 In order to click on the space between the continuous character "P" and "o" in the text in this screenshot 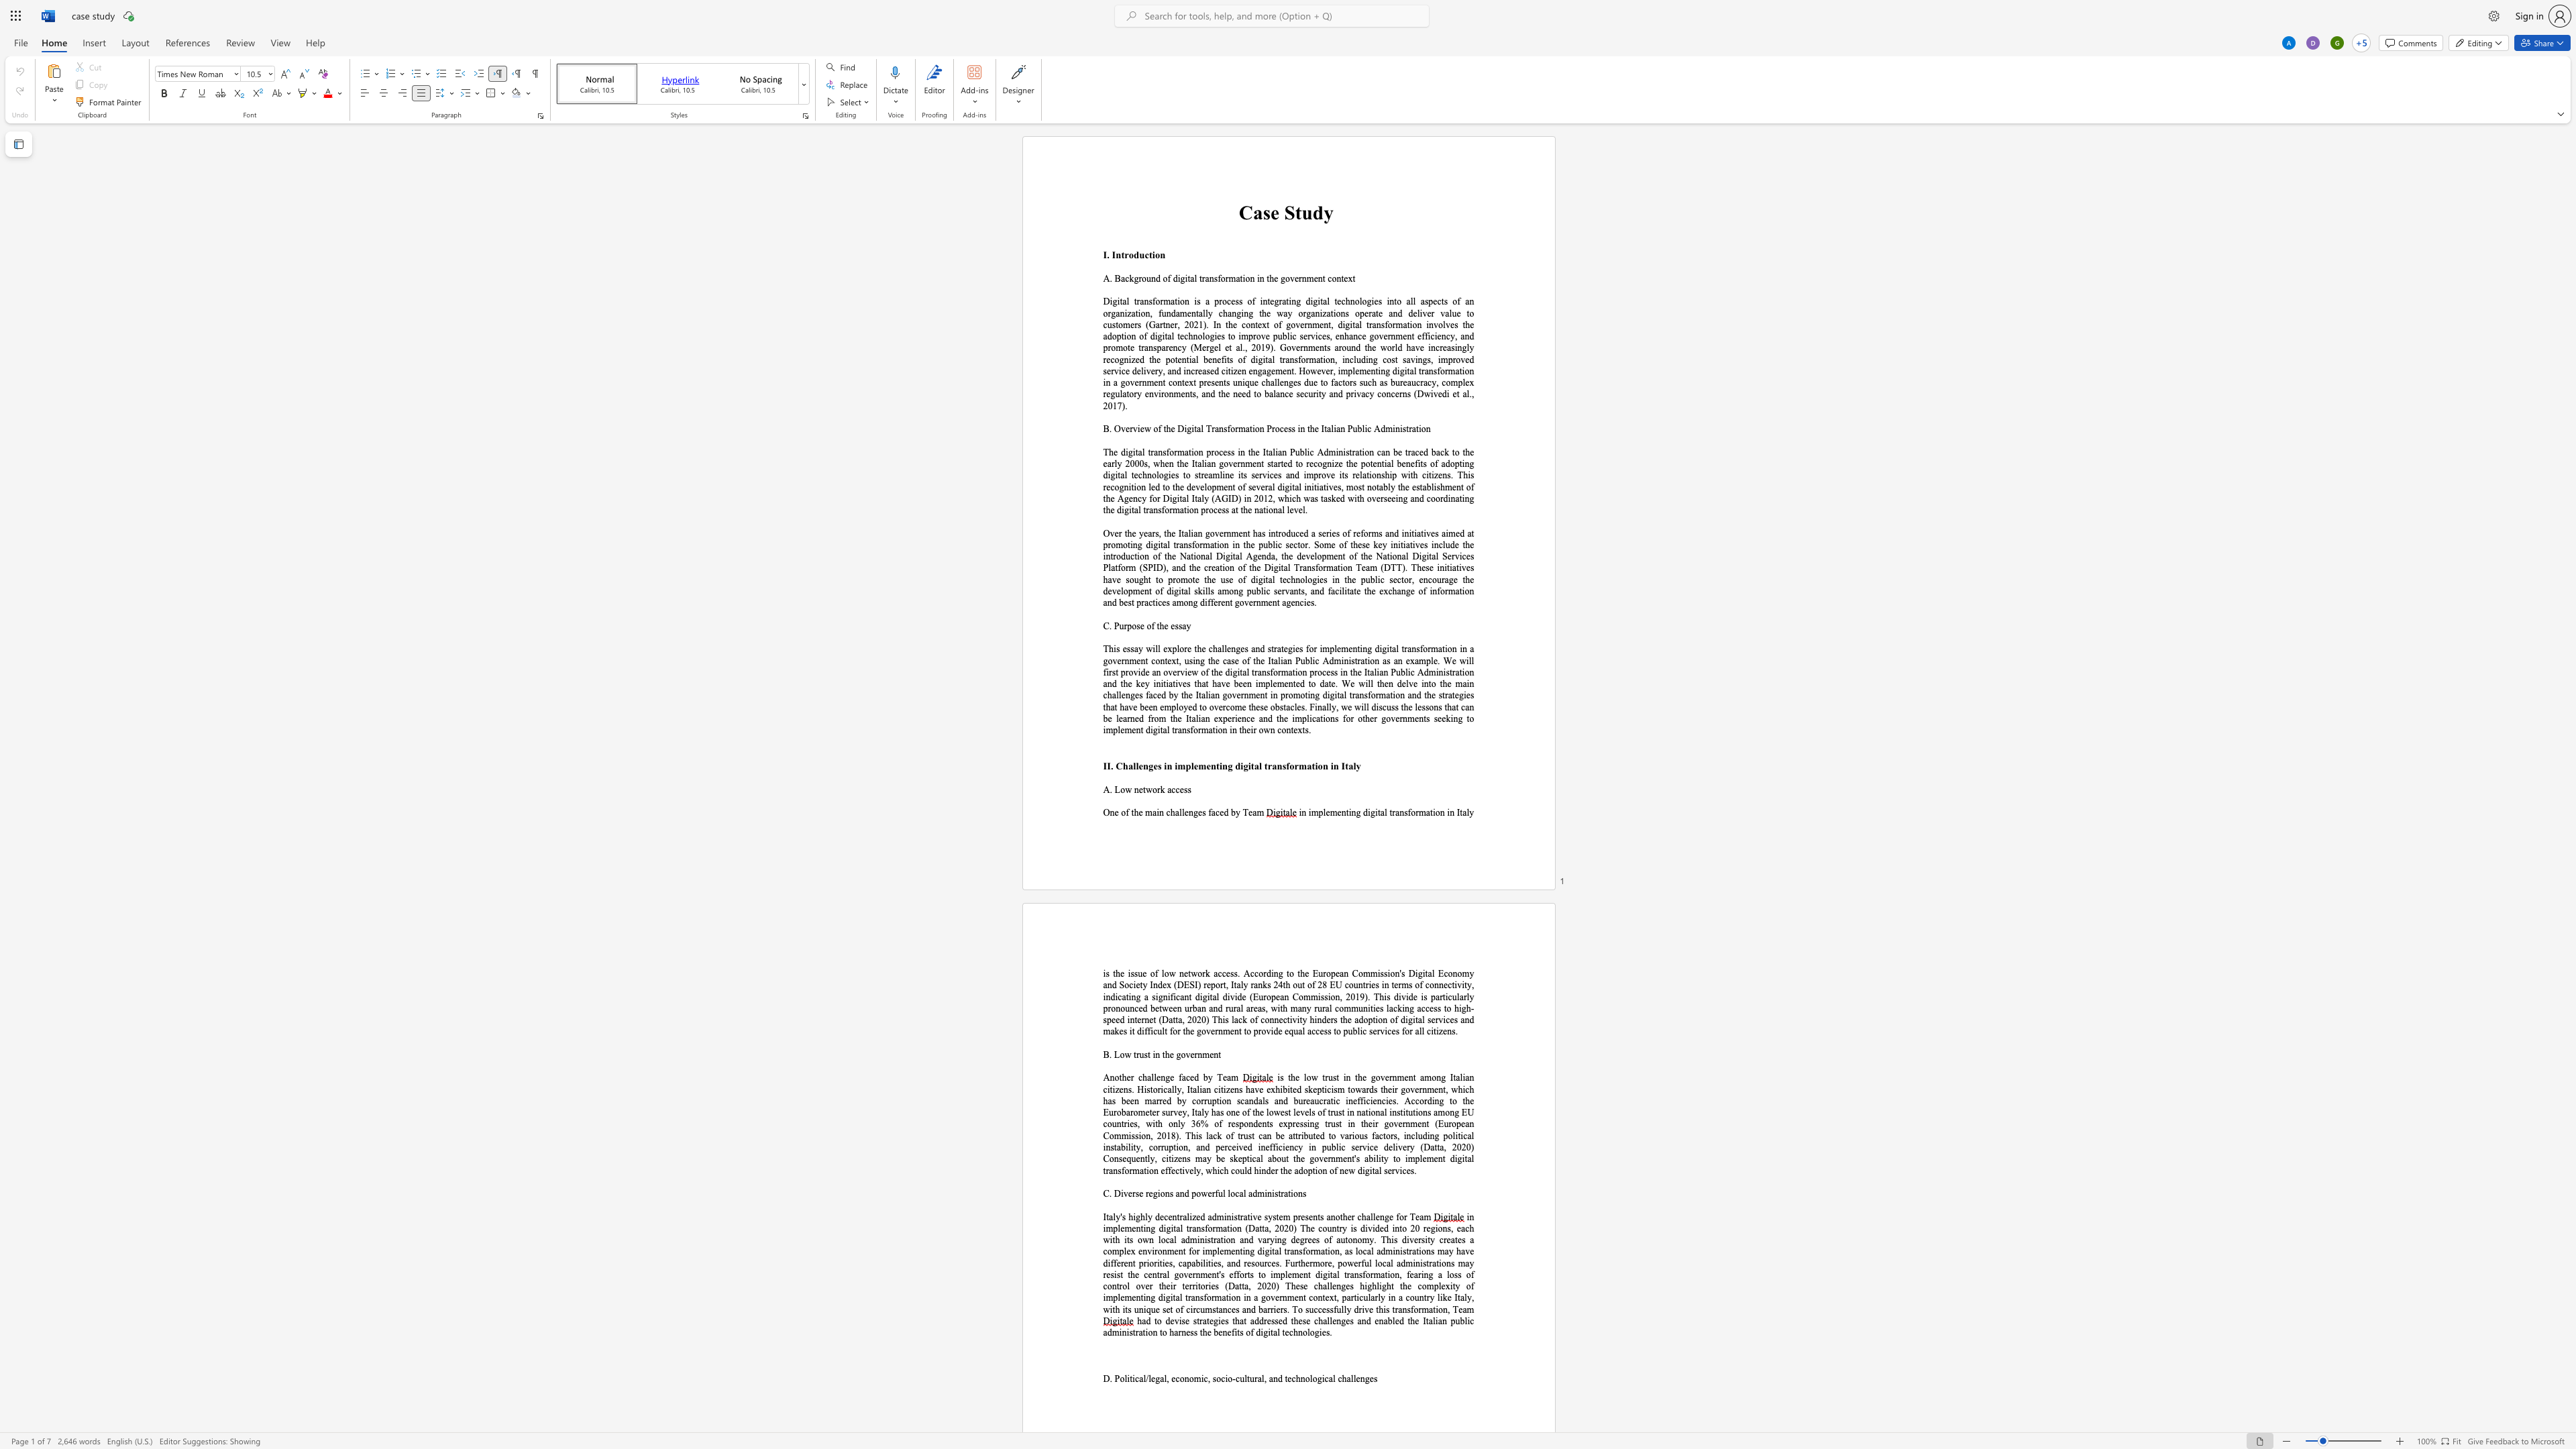, I will do `click(1119, 1378)`.